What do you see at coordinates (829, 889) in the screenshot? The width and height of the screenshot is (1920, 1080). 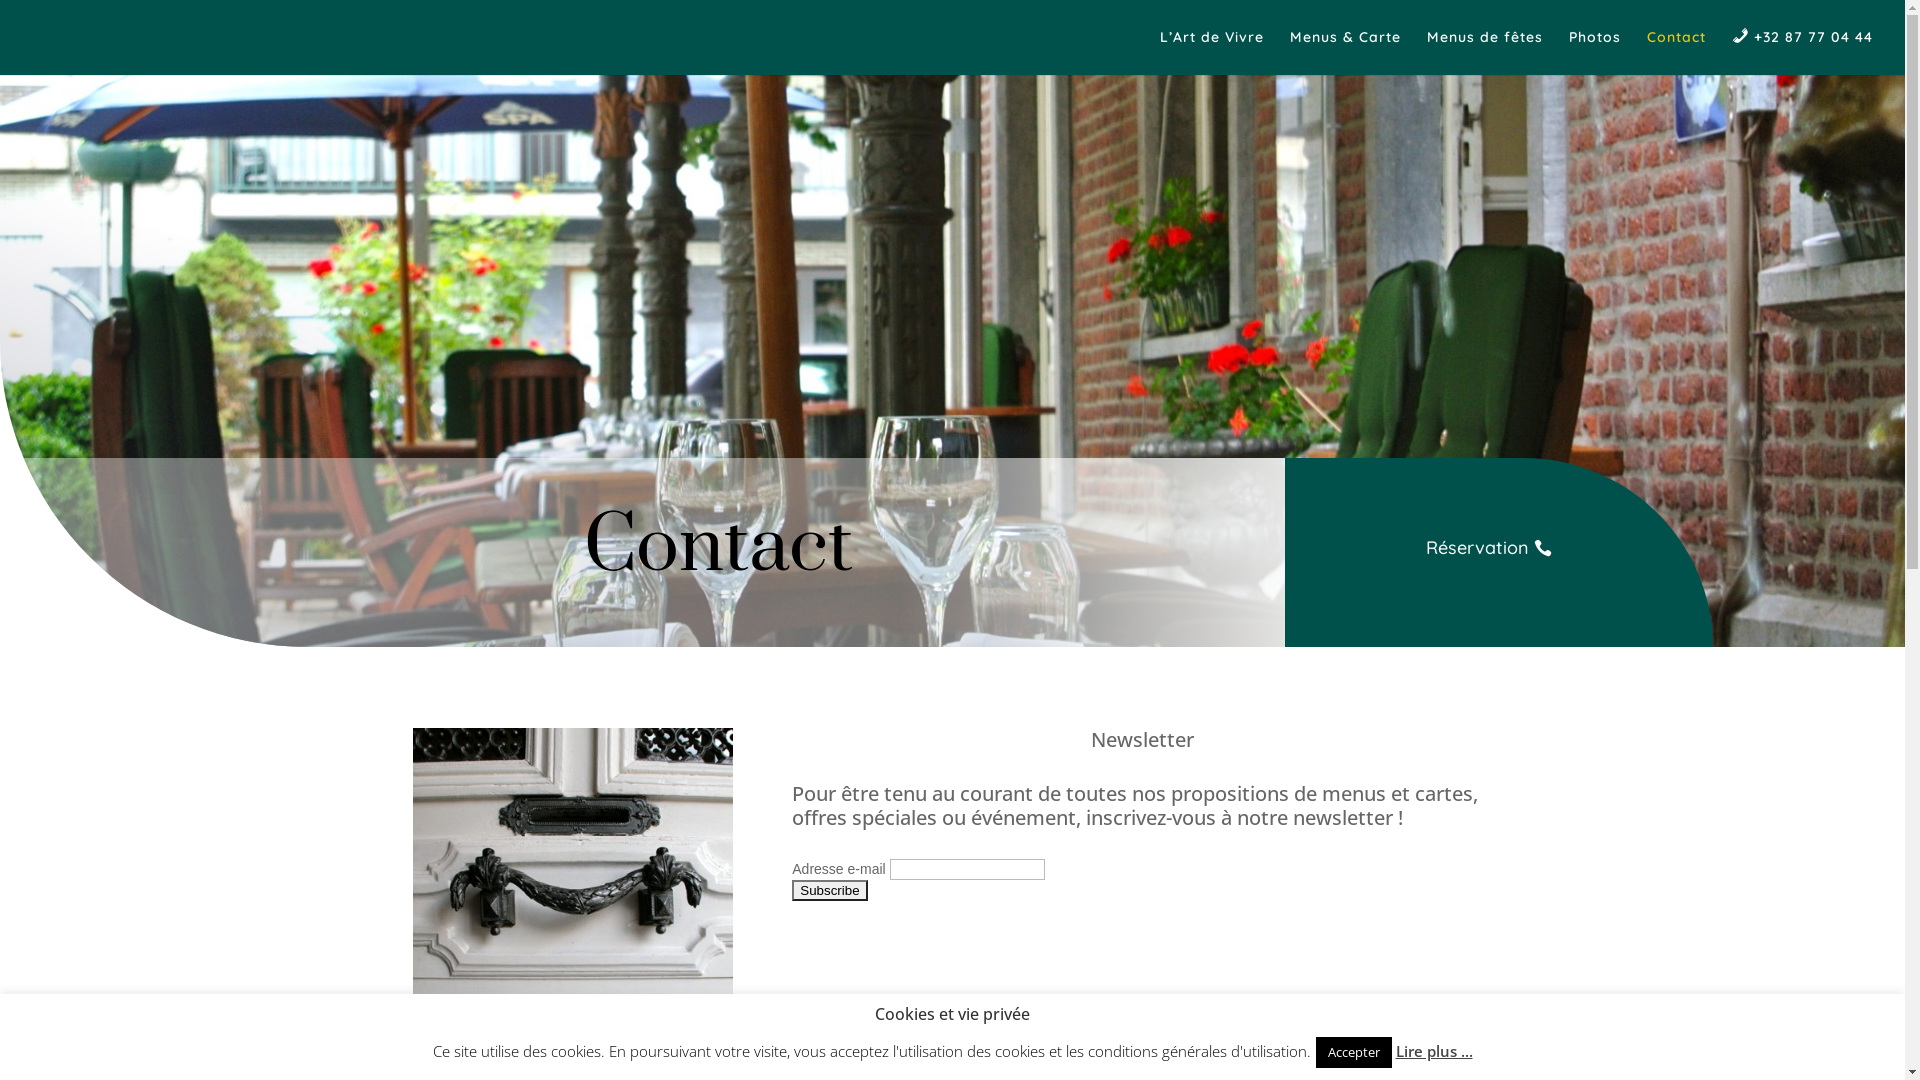 I see `'Subscribe'` at bounding box center [829, 889].